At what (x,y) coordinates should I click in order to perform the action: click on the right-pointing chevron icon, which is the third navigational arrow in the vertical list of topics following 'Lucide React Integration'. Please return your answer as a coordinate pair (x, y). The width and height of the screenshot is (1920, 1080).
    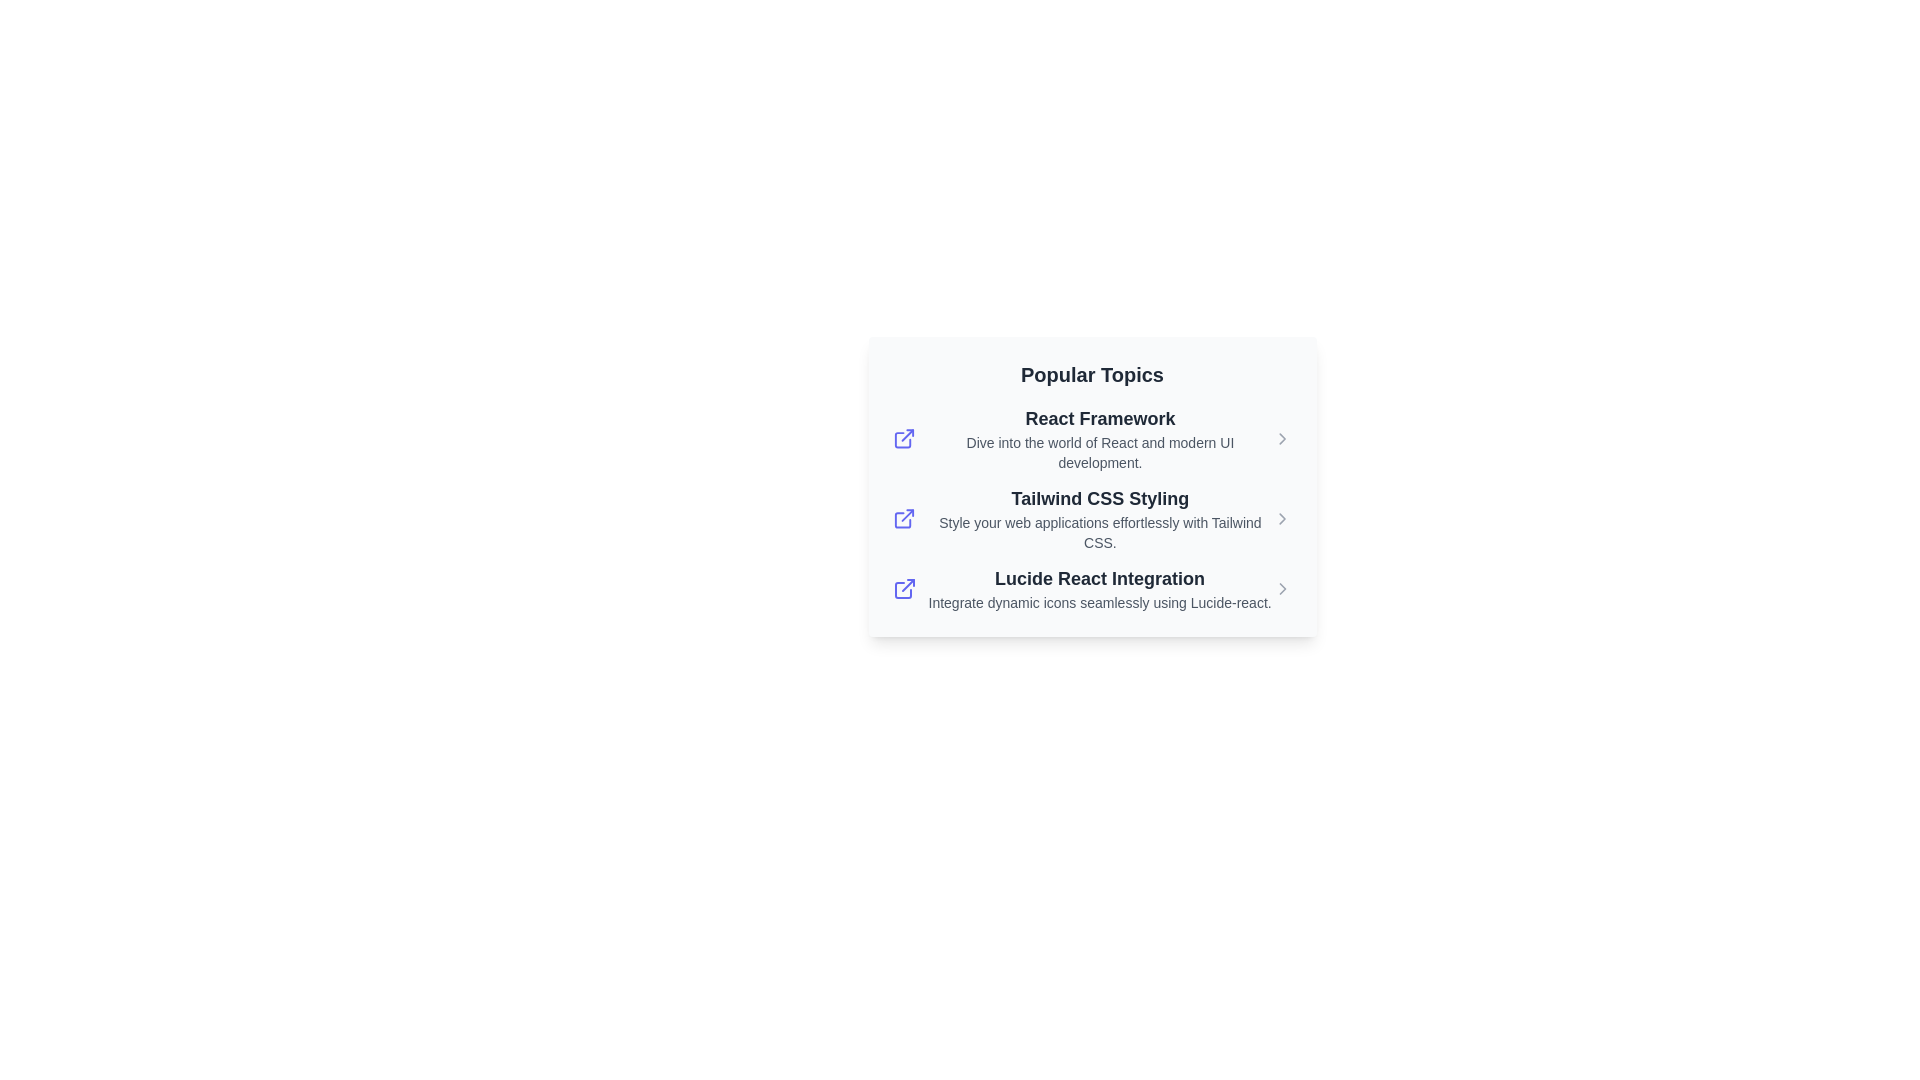
    Looking at the image, I should click on (1282, 588).